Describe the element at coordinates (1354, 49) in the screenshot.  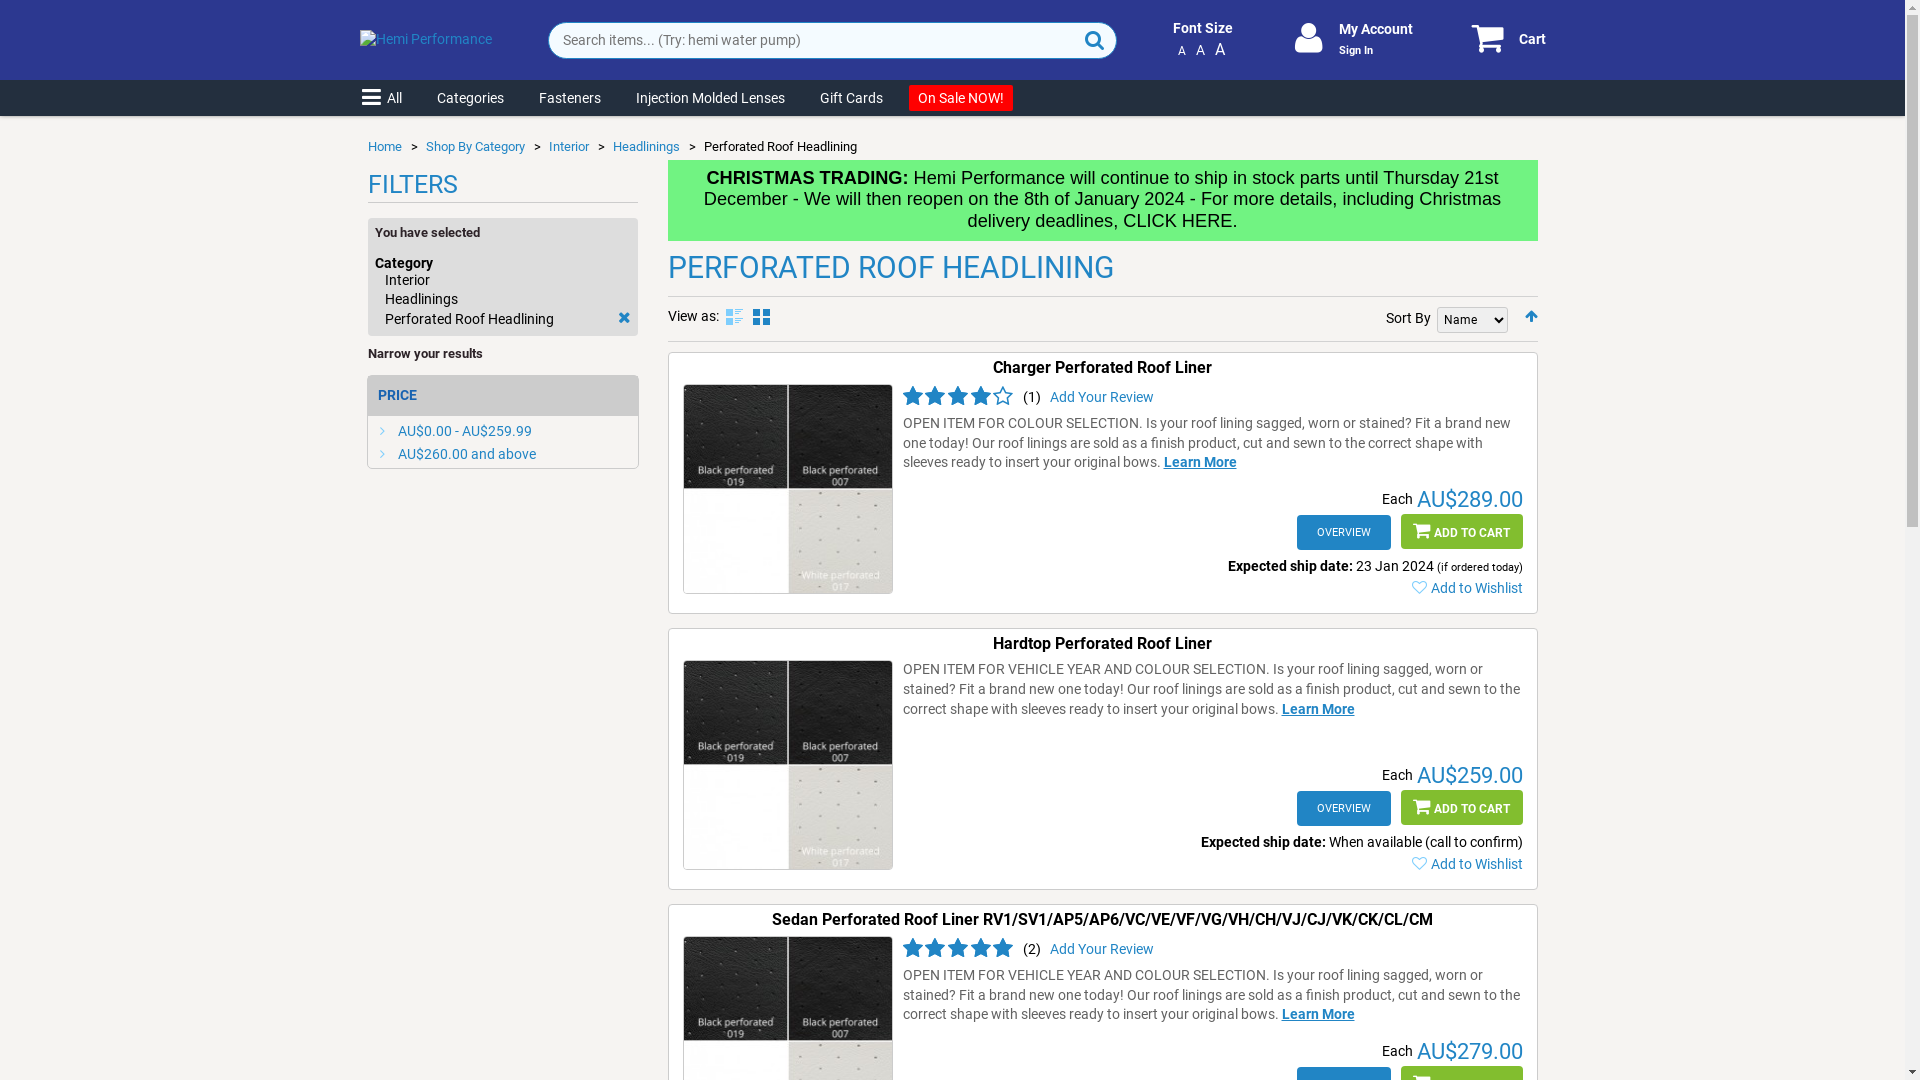
I see `'Sign In'` at that location.